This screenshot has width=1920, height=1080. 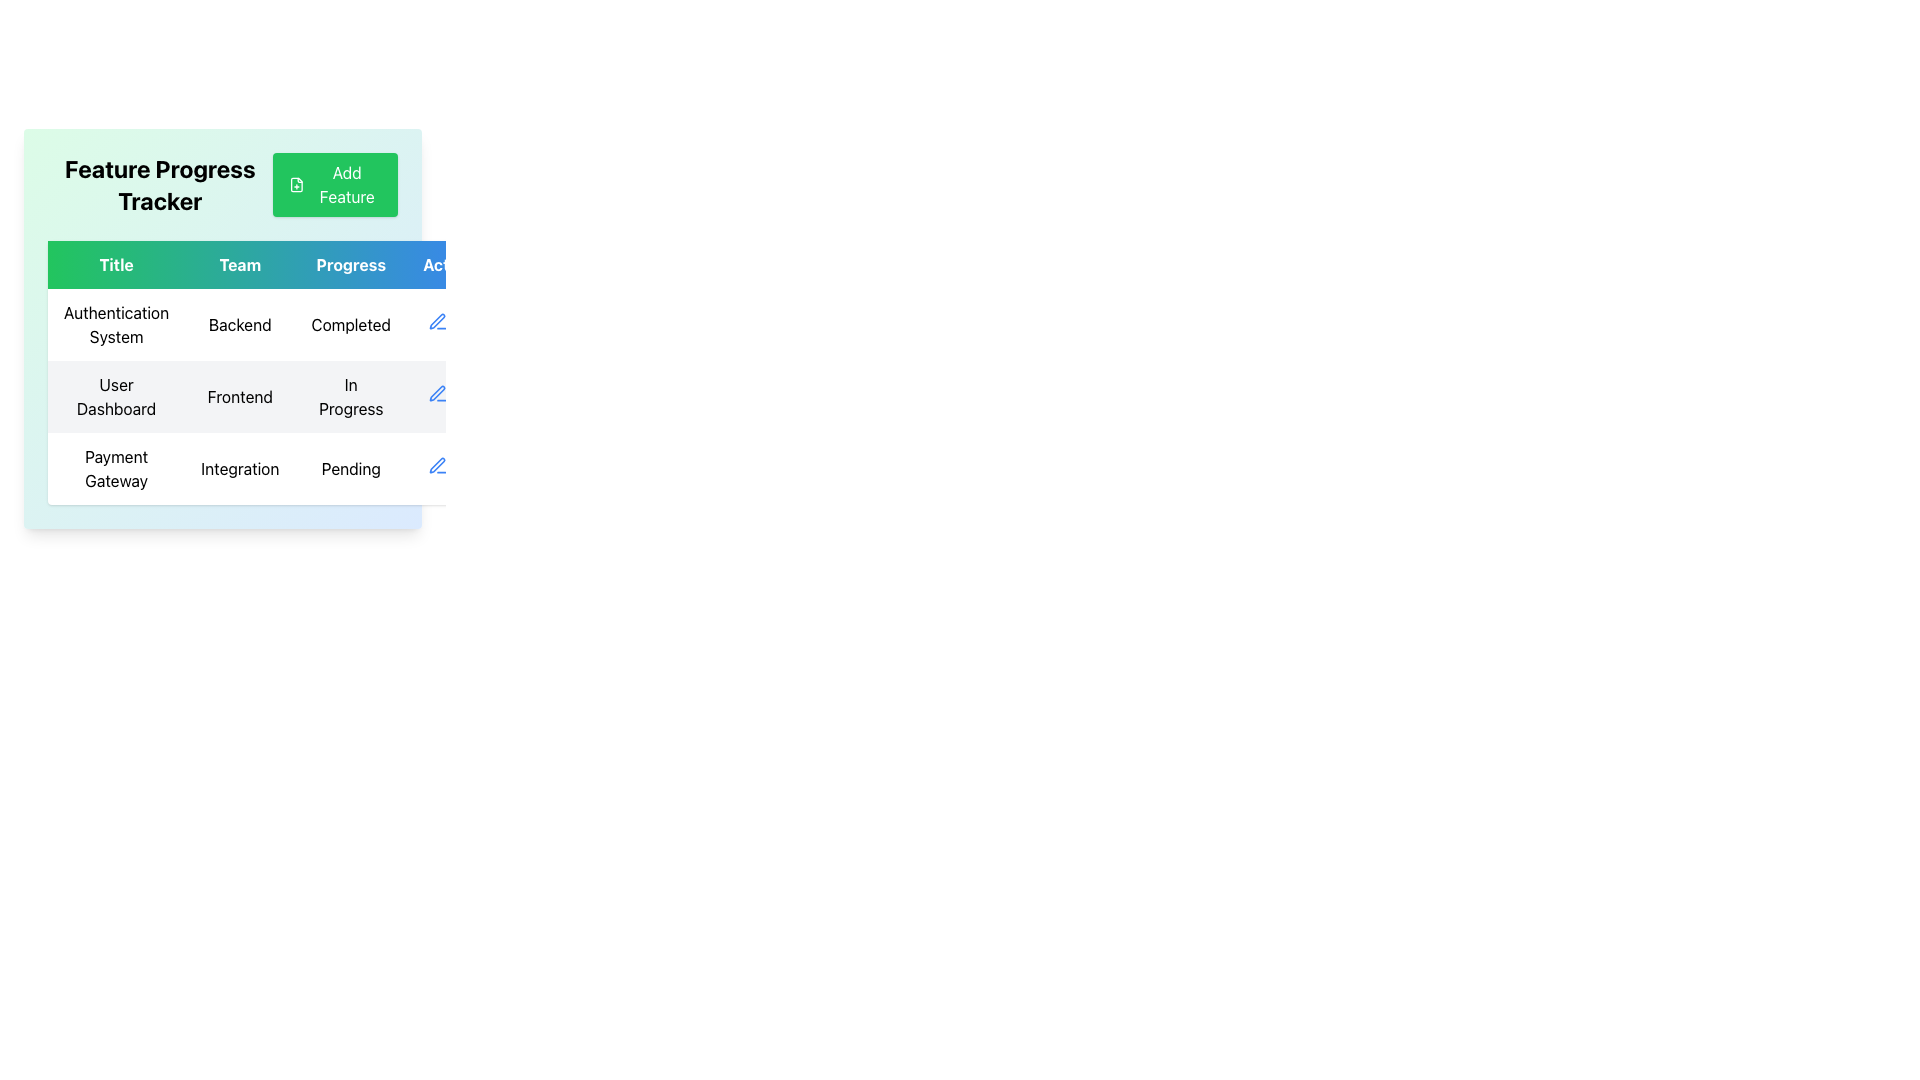 What do you see at coordinates (271, 397) in the screenshot?
I see `the second row of the table containing 'User Dashboard', 'Frontend', and 'In Progress'` at bounding box center [271, 397].